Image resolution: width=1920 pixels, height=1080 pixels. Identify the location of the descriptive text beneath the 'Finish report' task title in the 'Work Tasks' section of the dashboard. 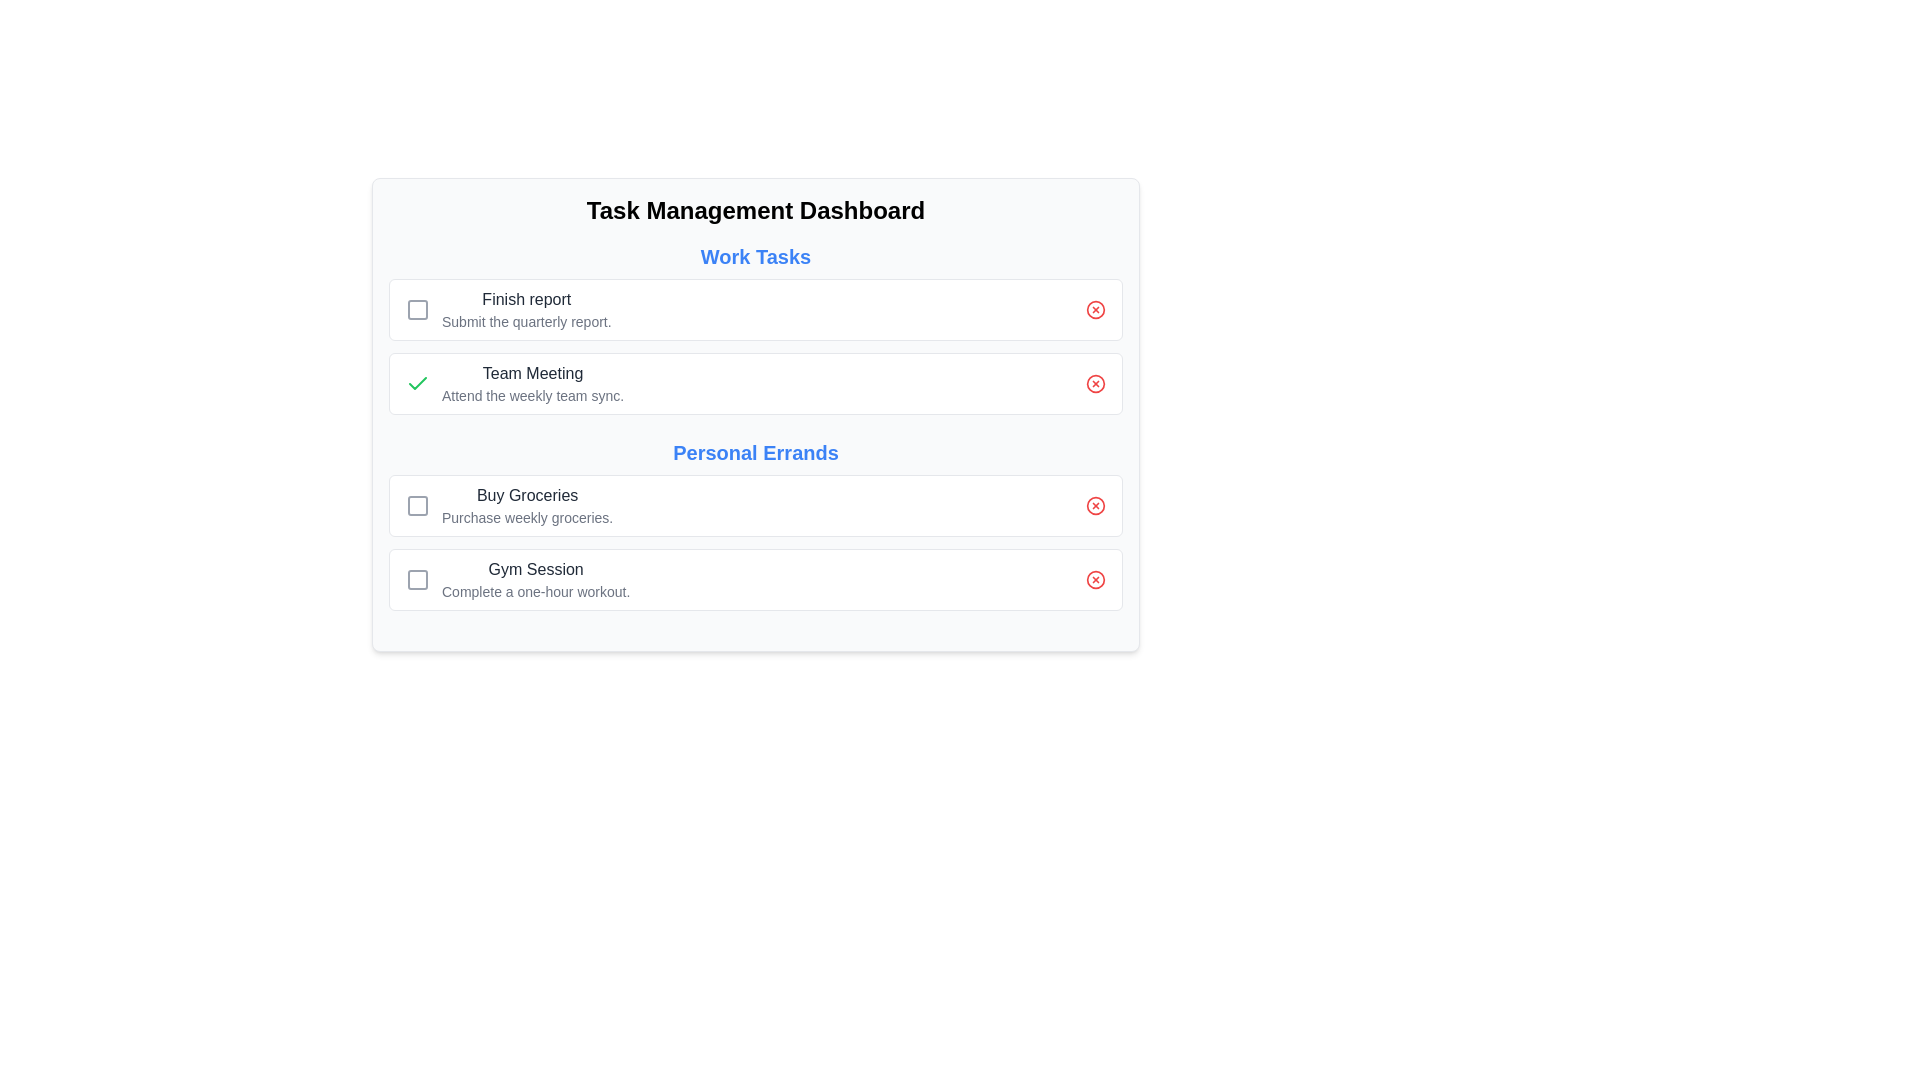
(526, 320).